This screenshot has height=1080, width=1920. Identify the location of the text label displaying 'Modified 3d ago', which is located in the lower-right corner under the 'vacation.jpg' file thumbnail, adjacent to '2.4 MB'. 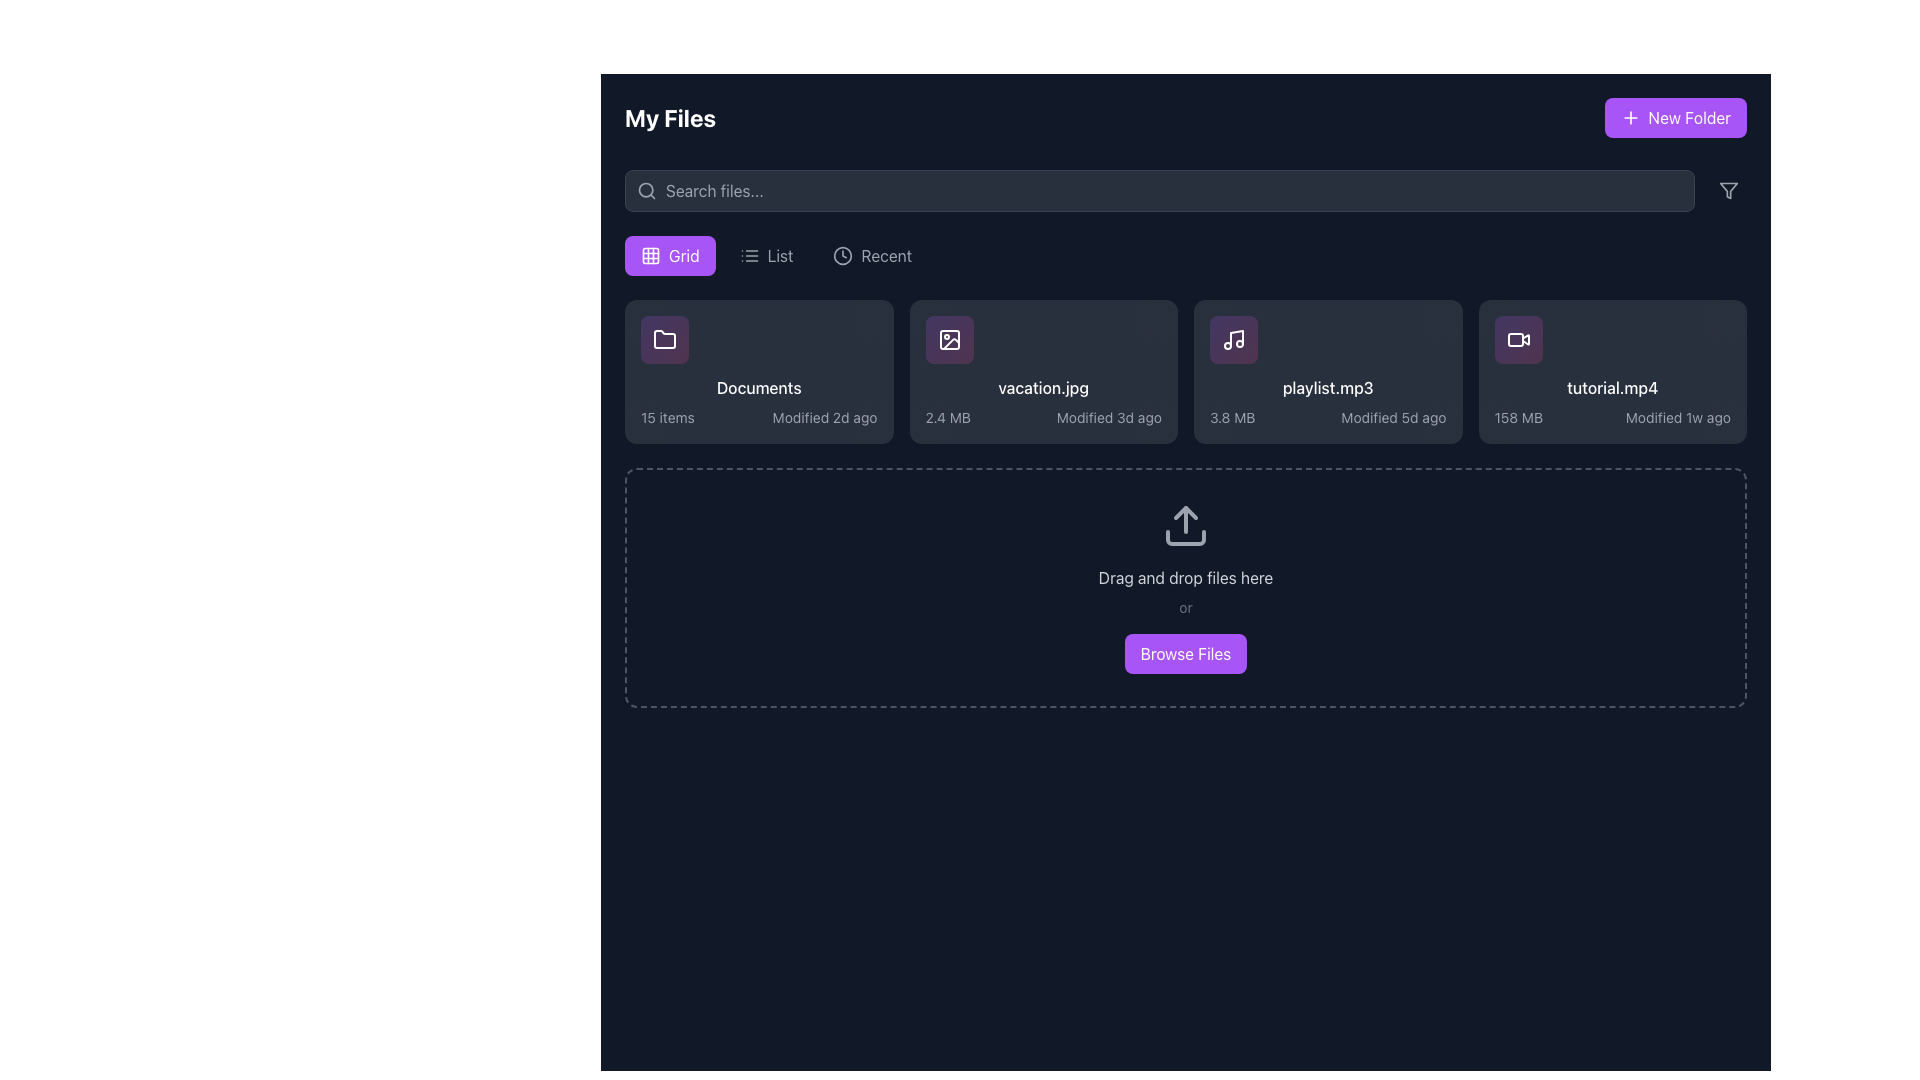
(1108, 416).